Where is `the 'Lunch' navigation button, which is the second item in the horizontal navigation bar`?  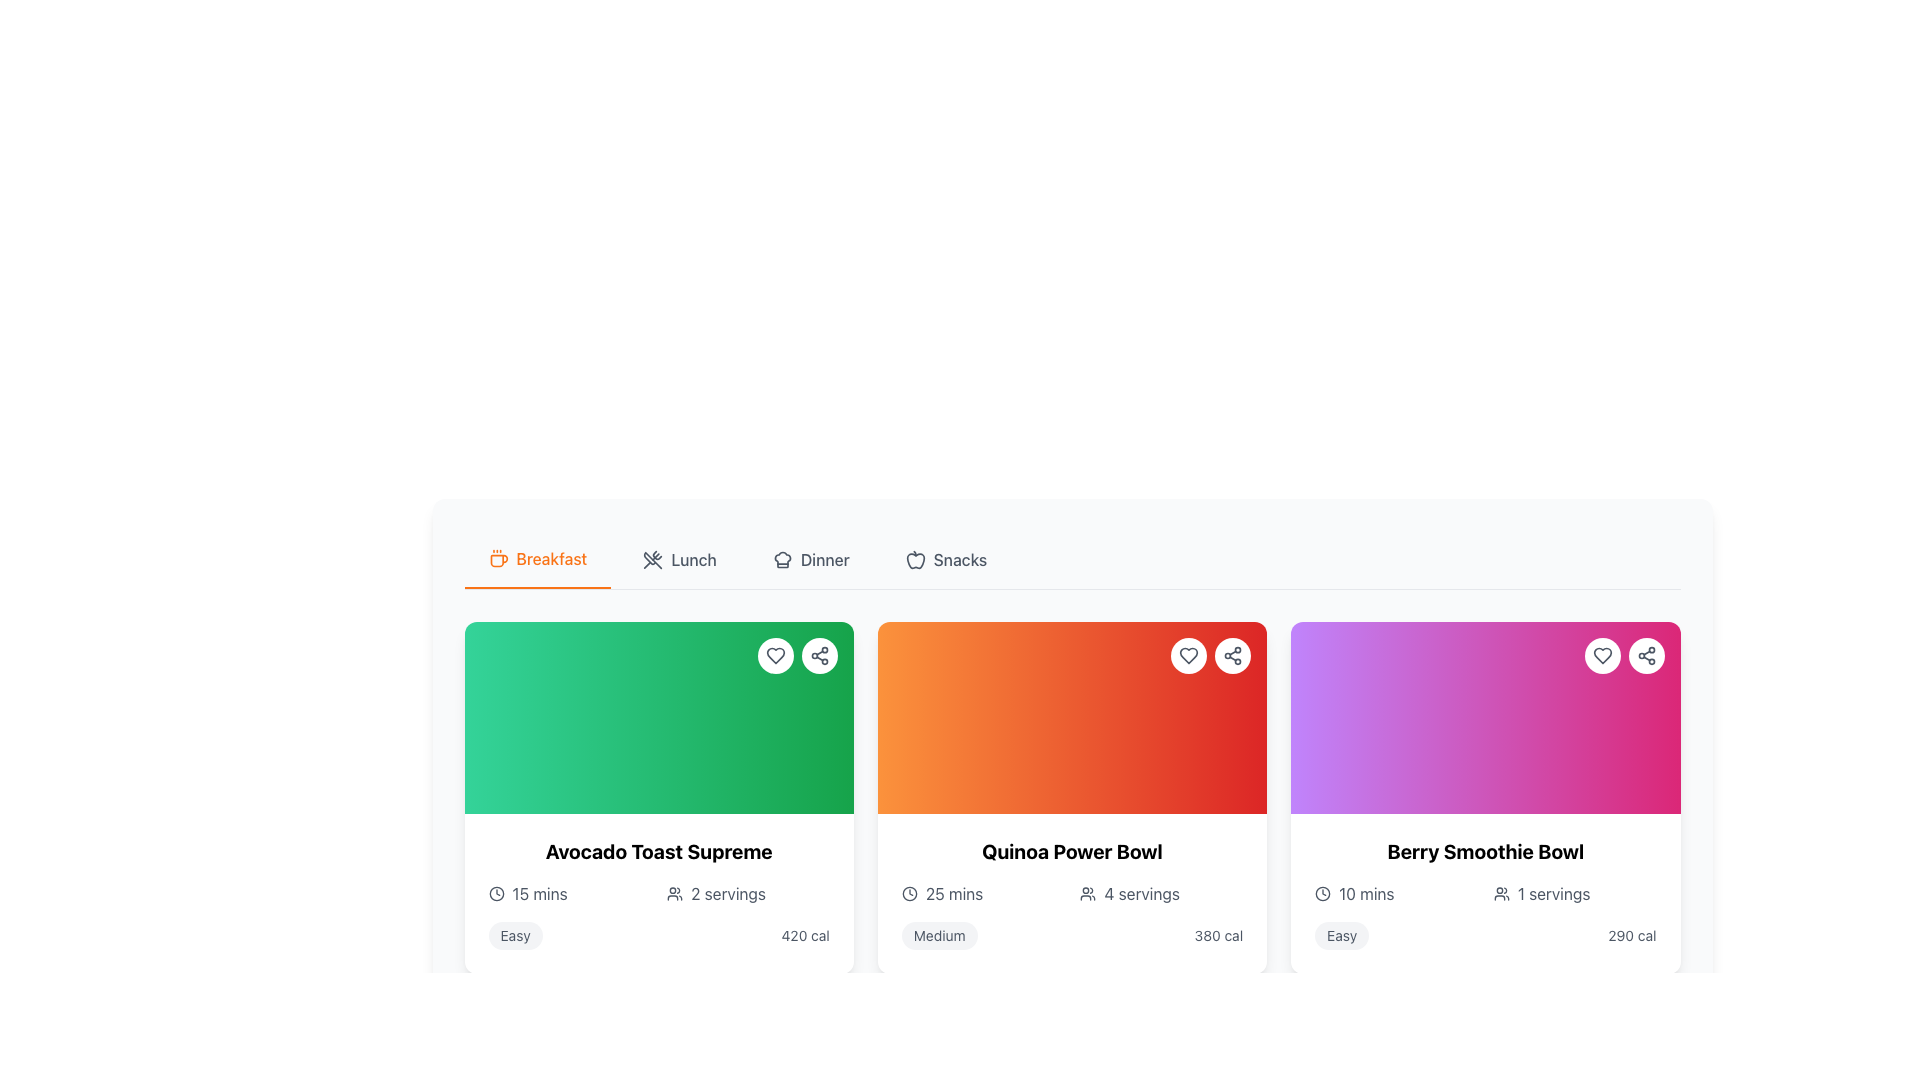 the 'Lunch' navigation button, which is the second item in the horizontal navigation bar is located at coordinates (680, 559).